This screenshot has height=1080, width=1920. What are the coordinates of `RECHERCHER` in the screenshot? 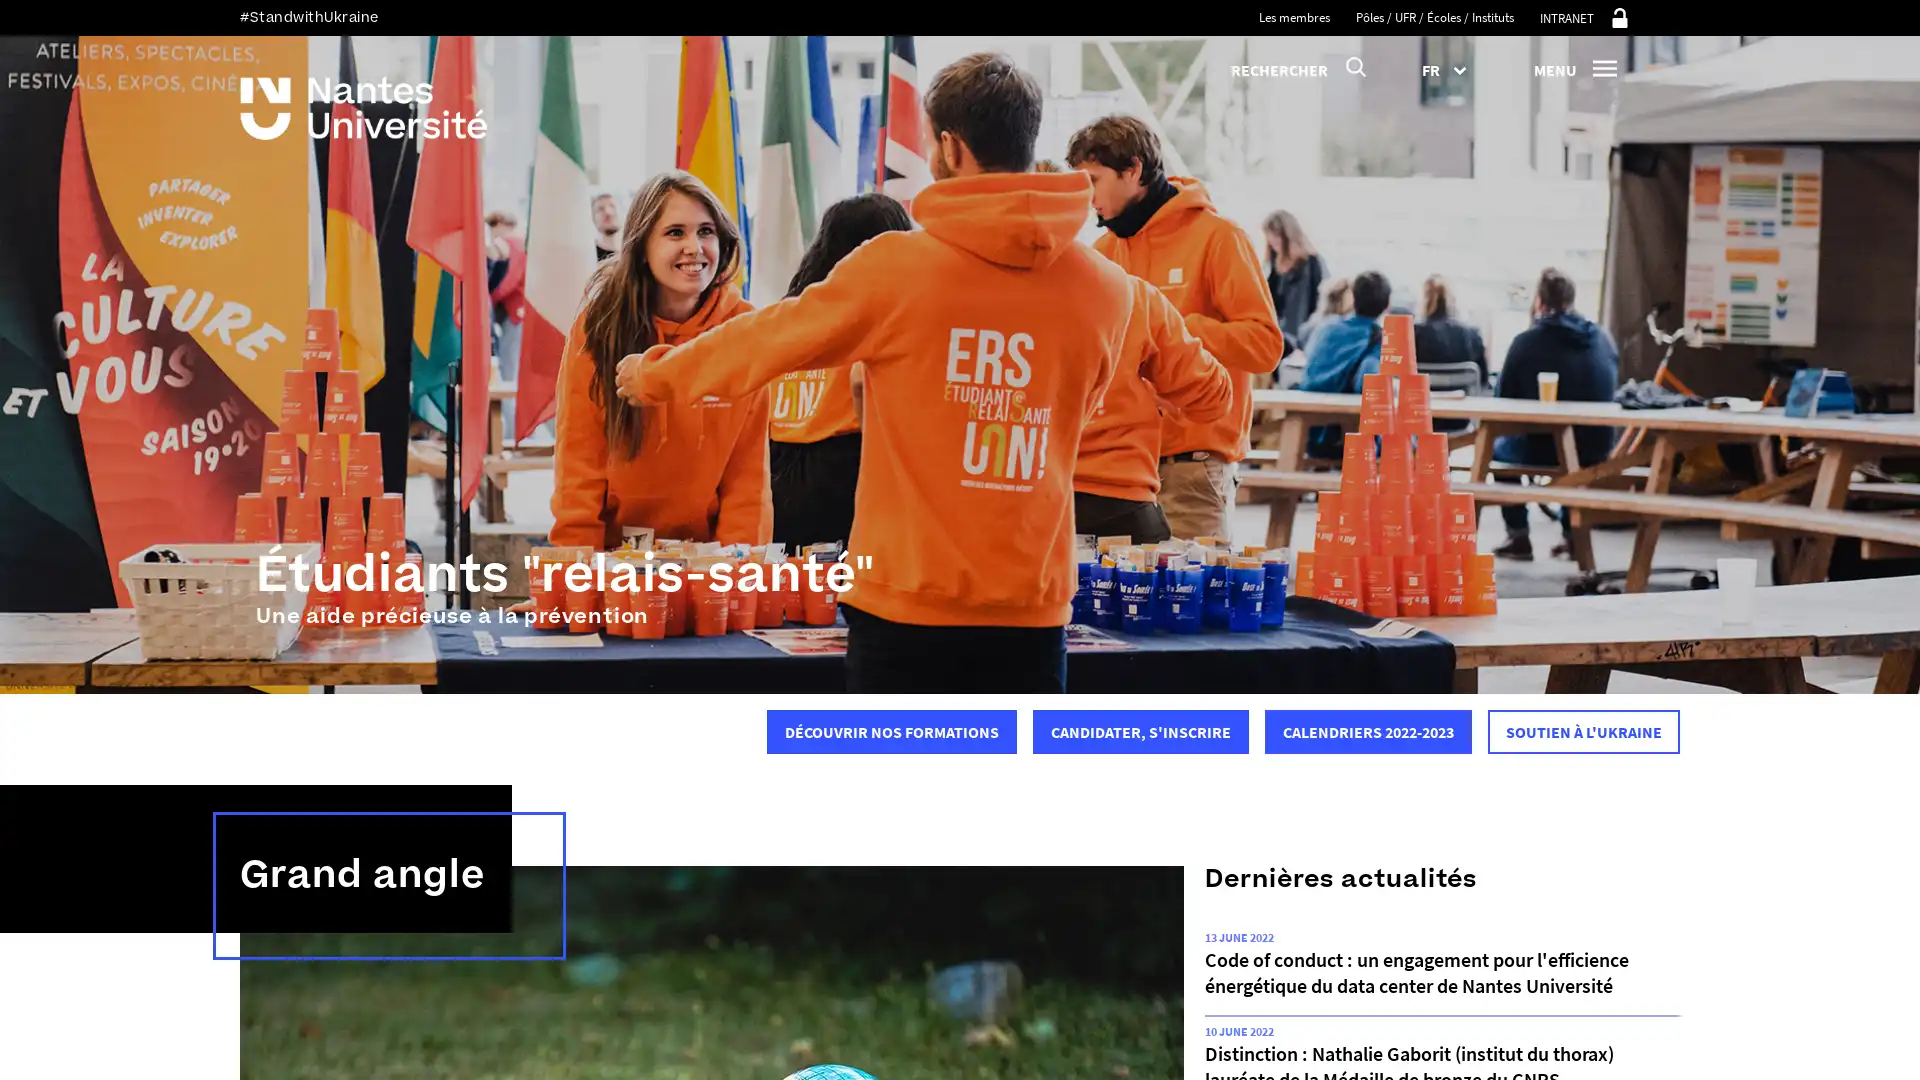 It's located at (1299, 67).